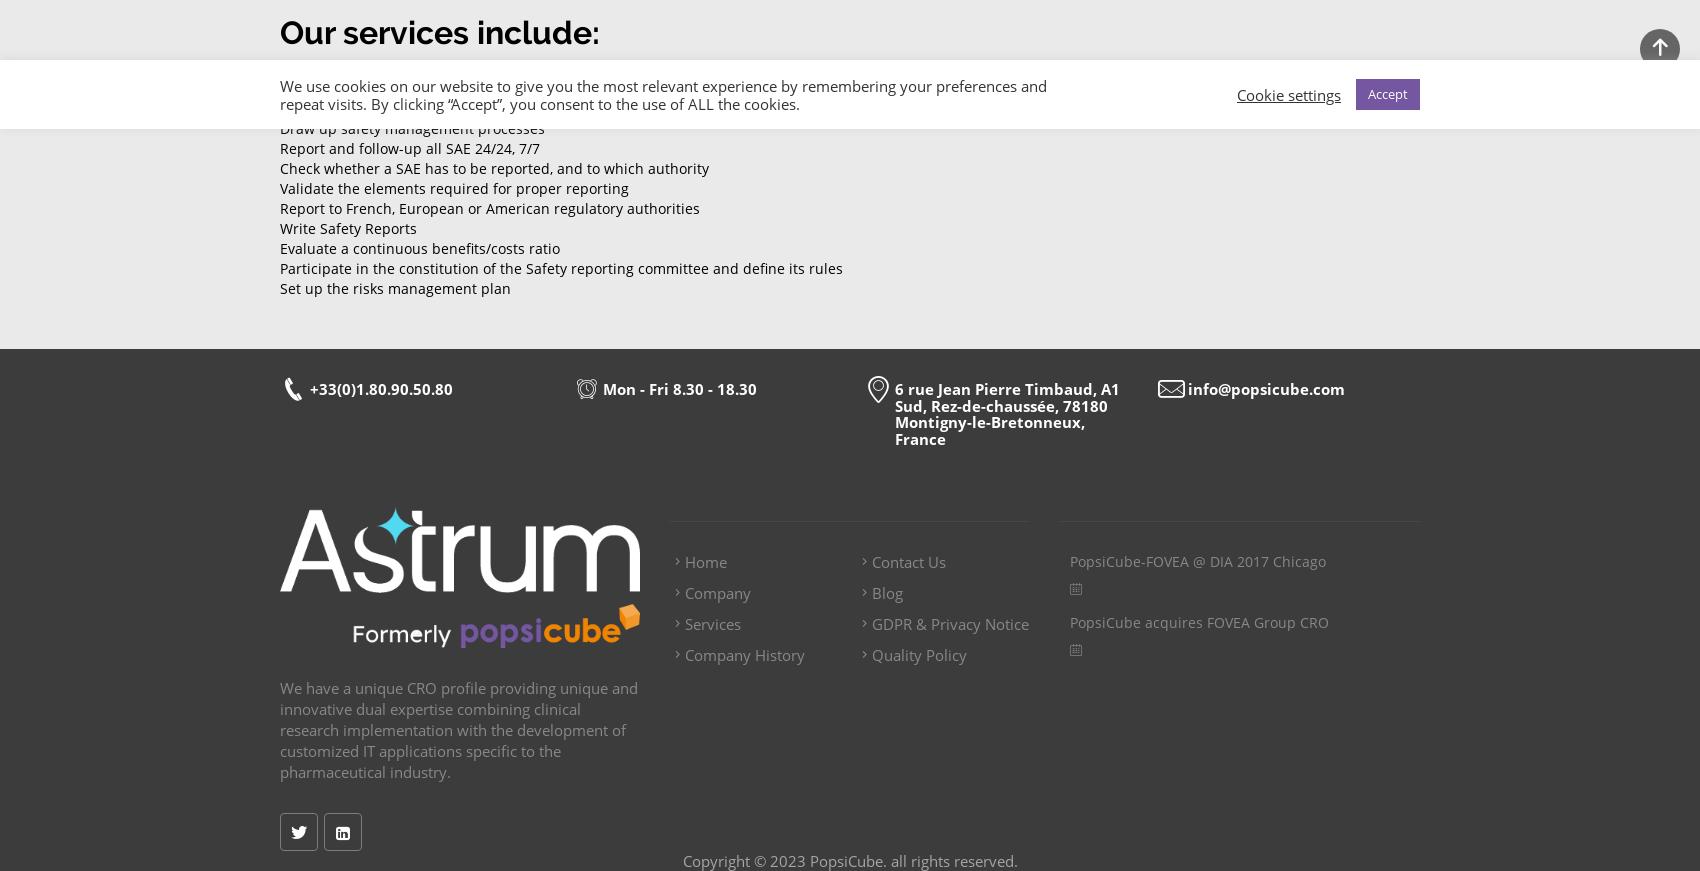 This screenshot has width=1700, height=871. What do you see at coordinates (439, 30) in the screenshot?
I see `'Our services include:'` at bounding box center [439, 30].